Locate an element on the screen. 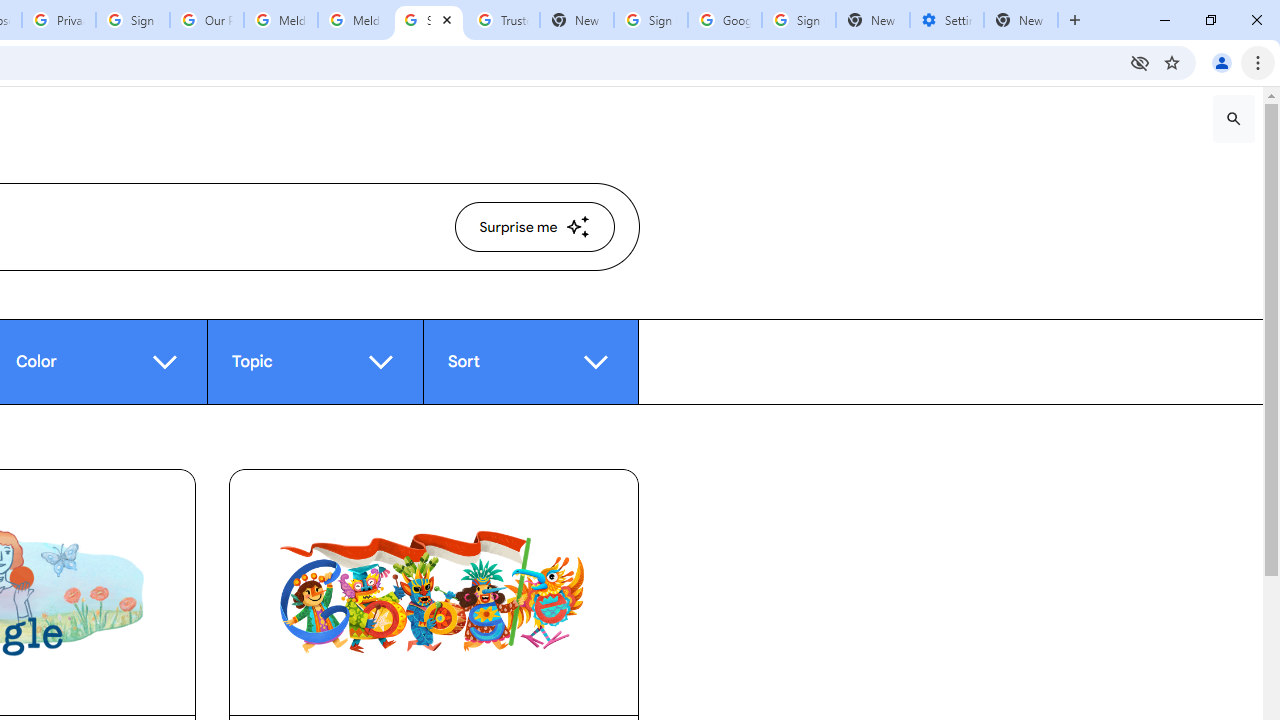 Image resolution: width=1280 pixels, height=720 pixels. 'Surprise me' is located at coordinates (534, 226).